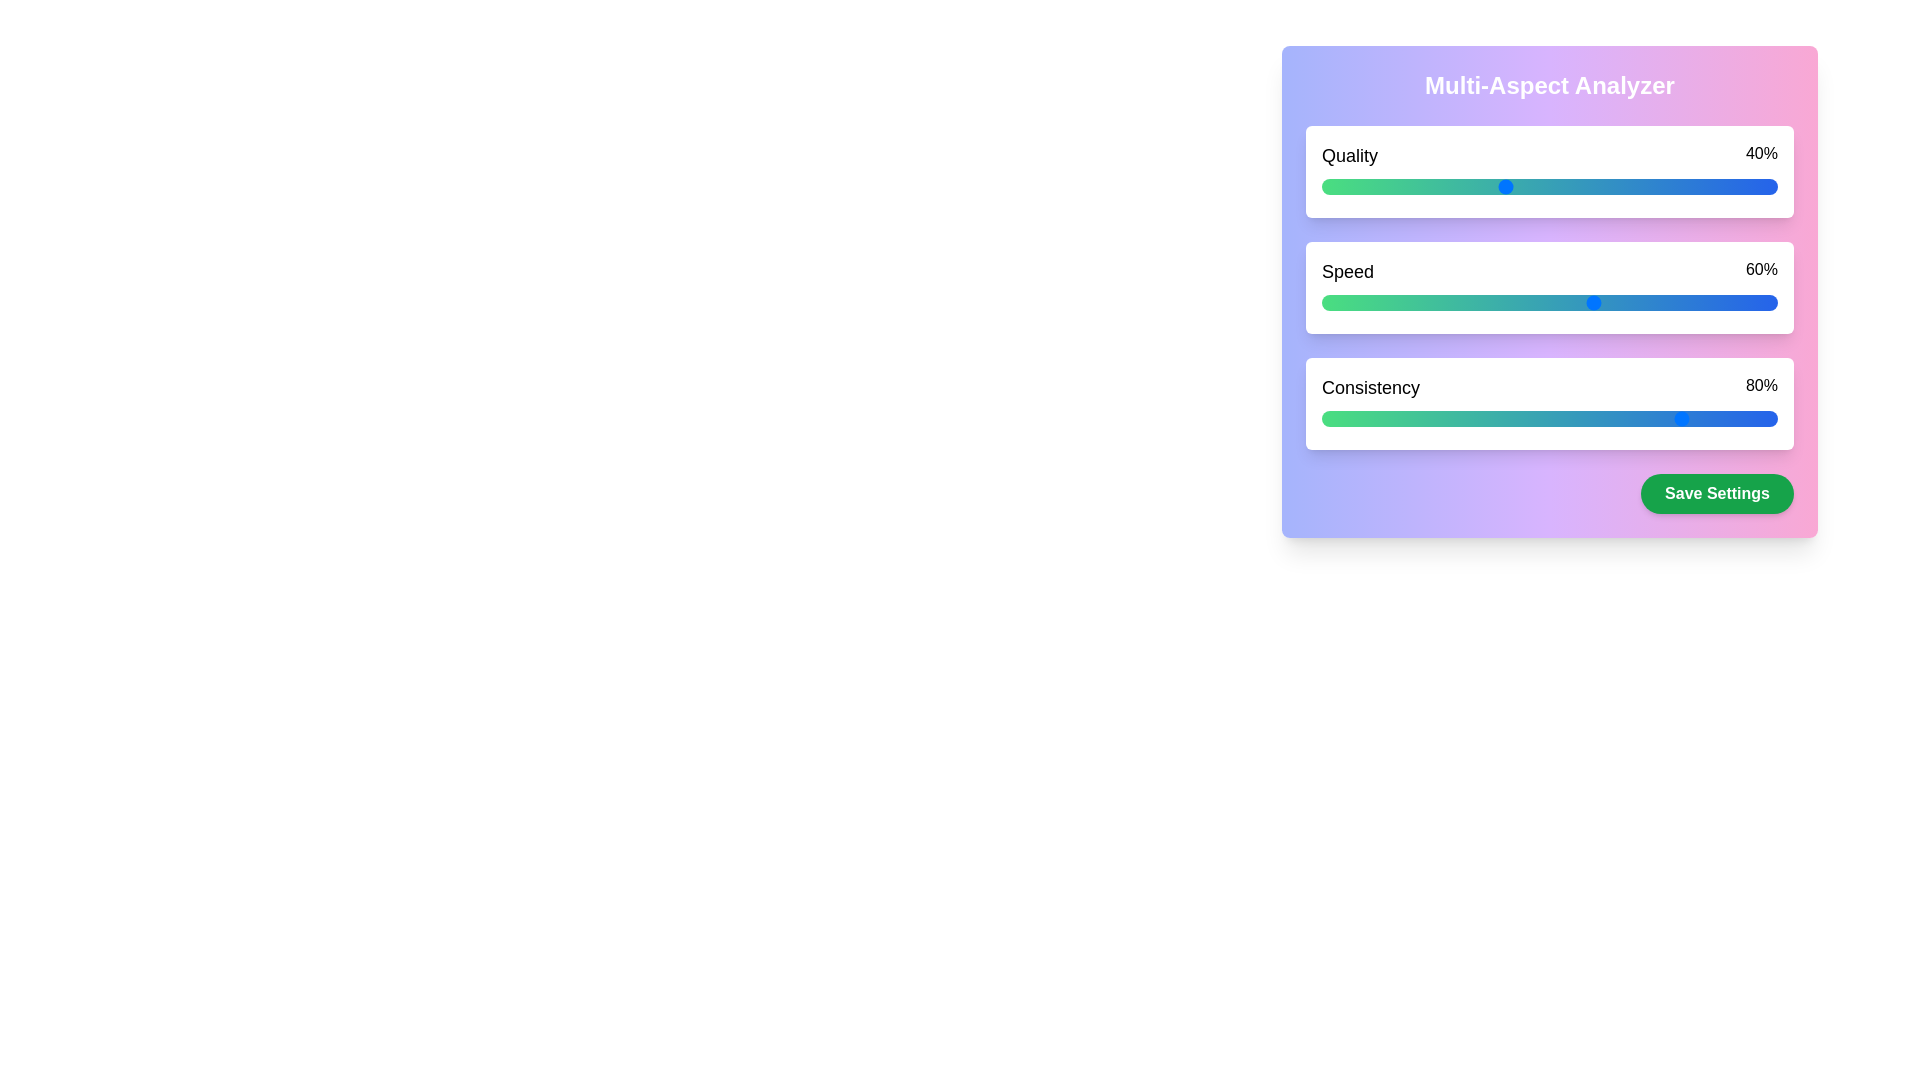 The image size is (1920, 1080). What do you see at coordinates (1761, 154) in the screenshot?
I see `text label displaying '40%' which is located at the far right end of the 'Quality' progress bar` at bounding box center [1761, 154].